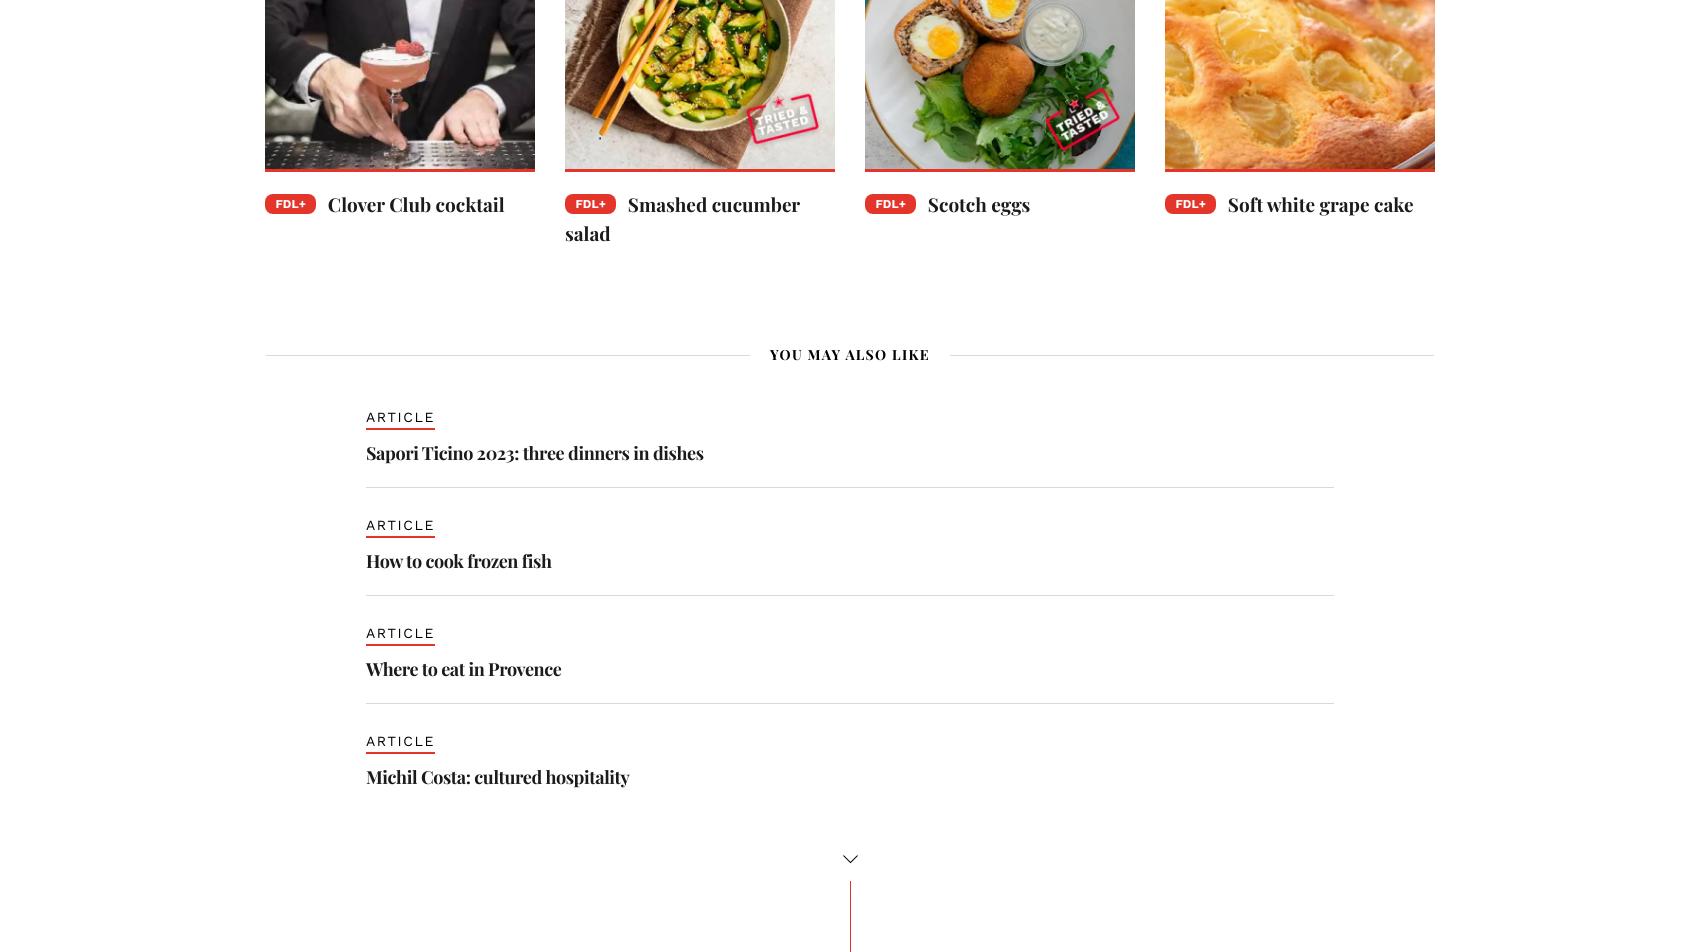  I want to click on 'You may also like', so click(848, 353).